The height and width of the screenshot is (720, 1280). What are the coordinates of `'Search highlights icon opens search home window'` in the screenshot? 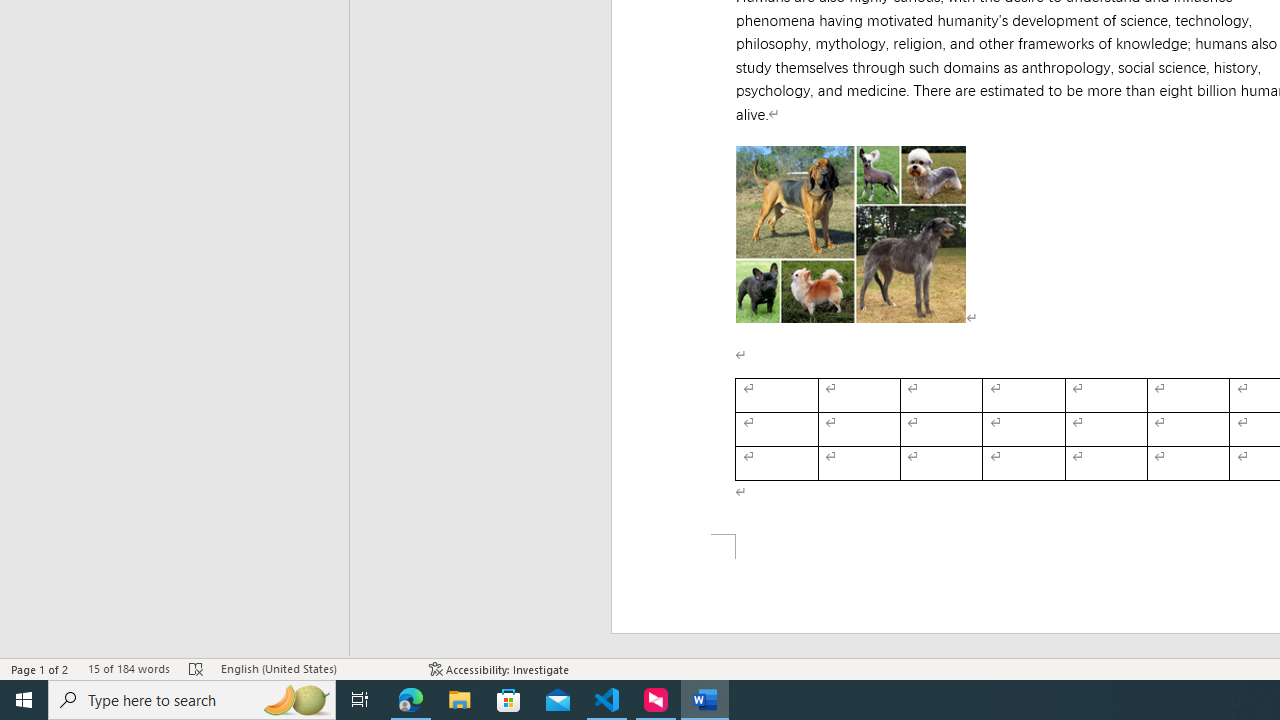 It's located at (294, 698).